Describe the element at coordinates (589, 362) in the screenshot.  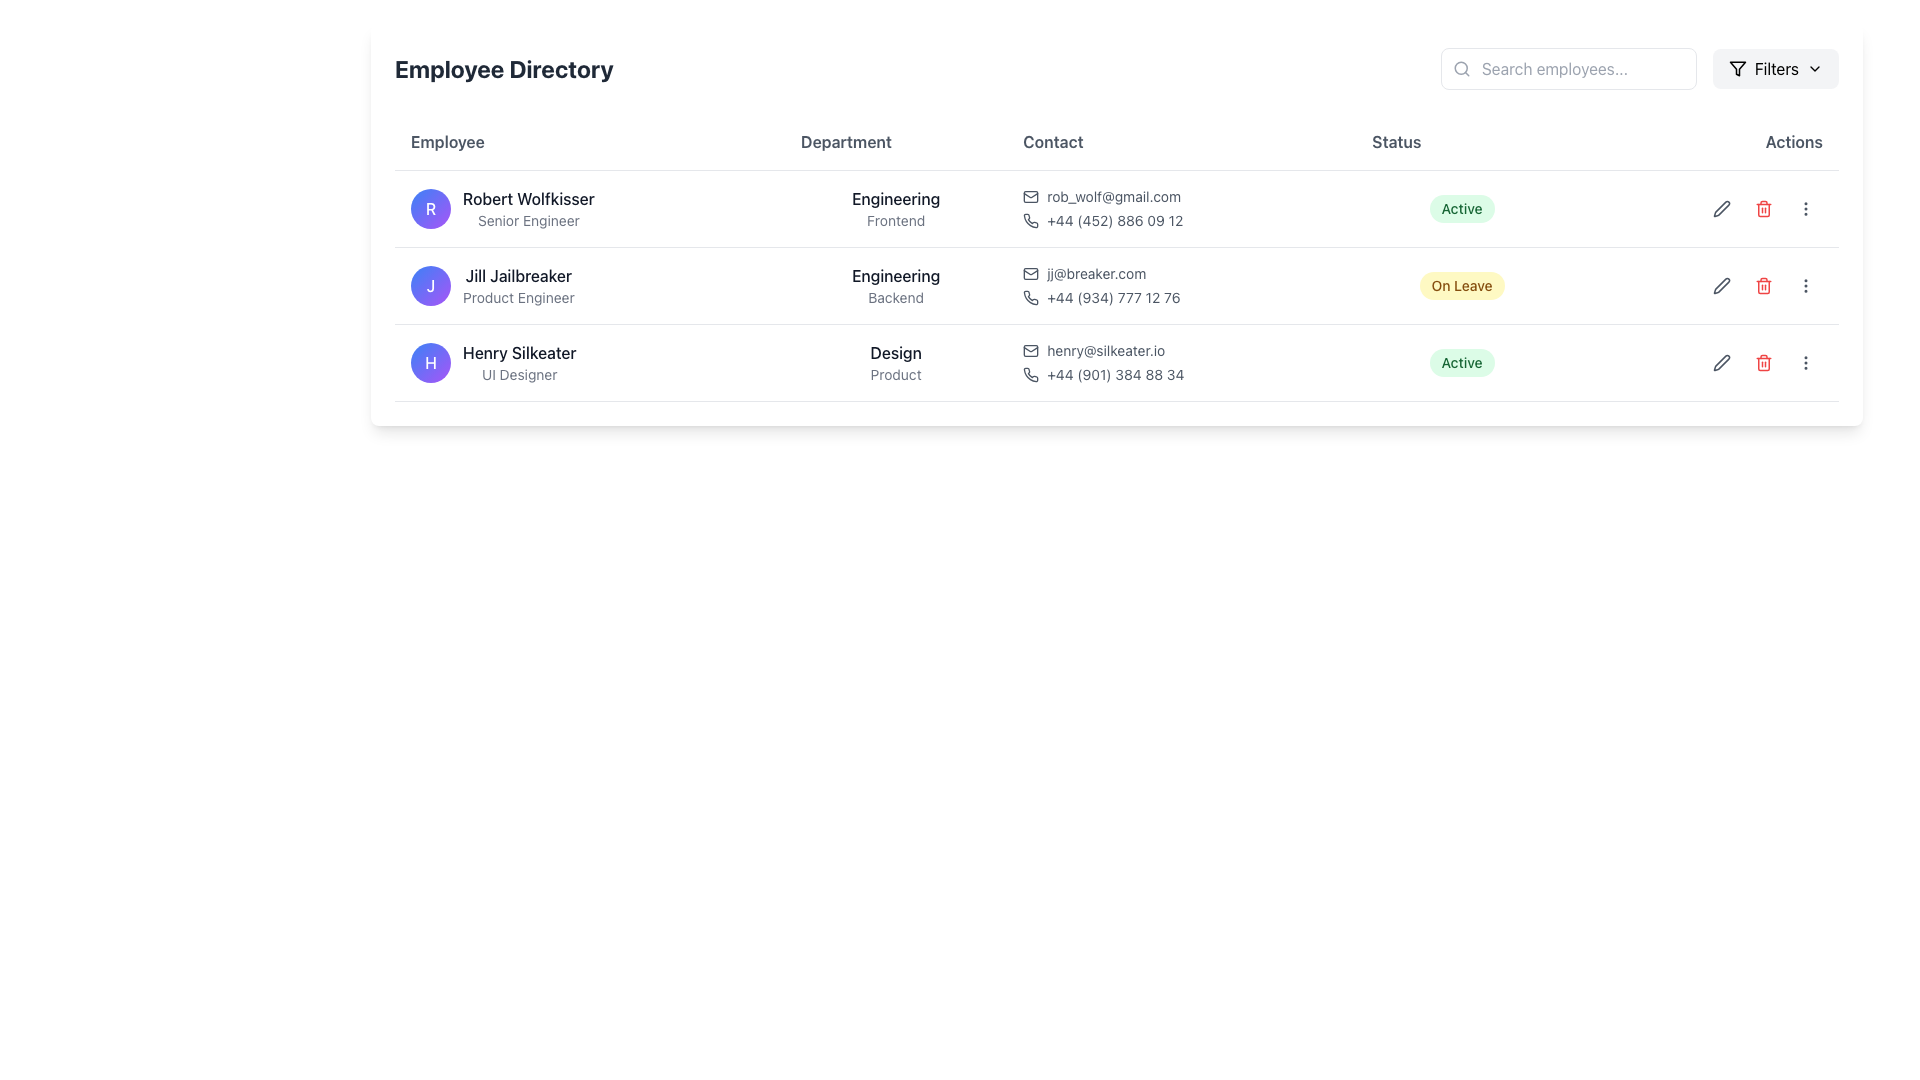
I see `the name 'Henry Silkeater' in the Profile display row` at that location.